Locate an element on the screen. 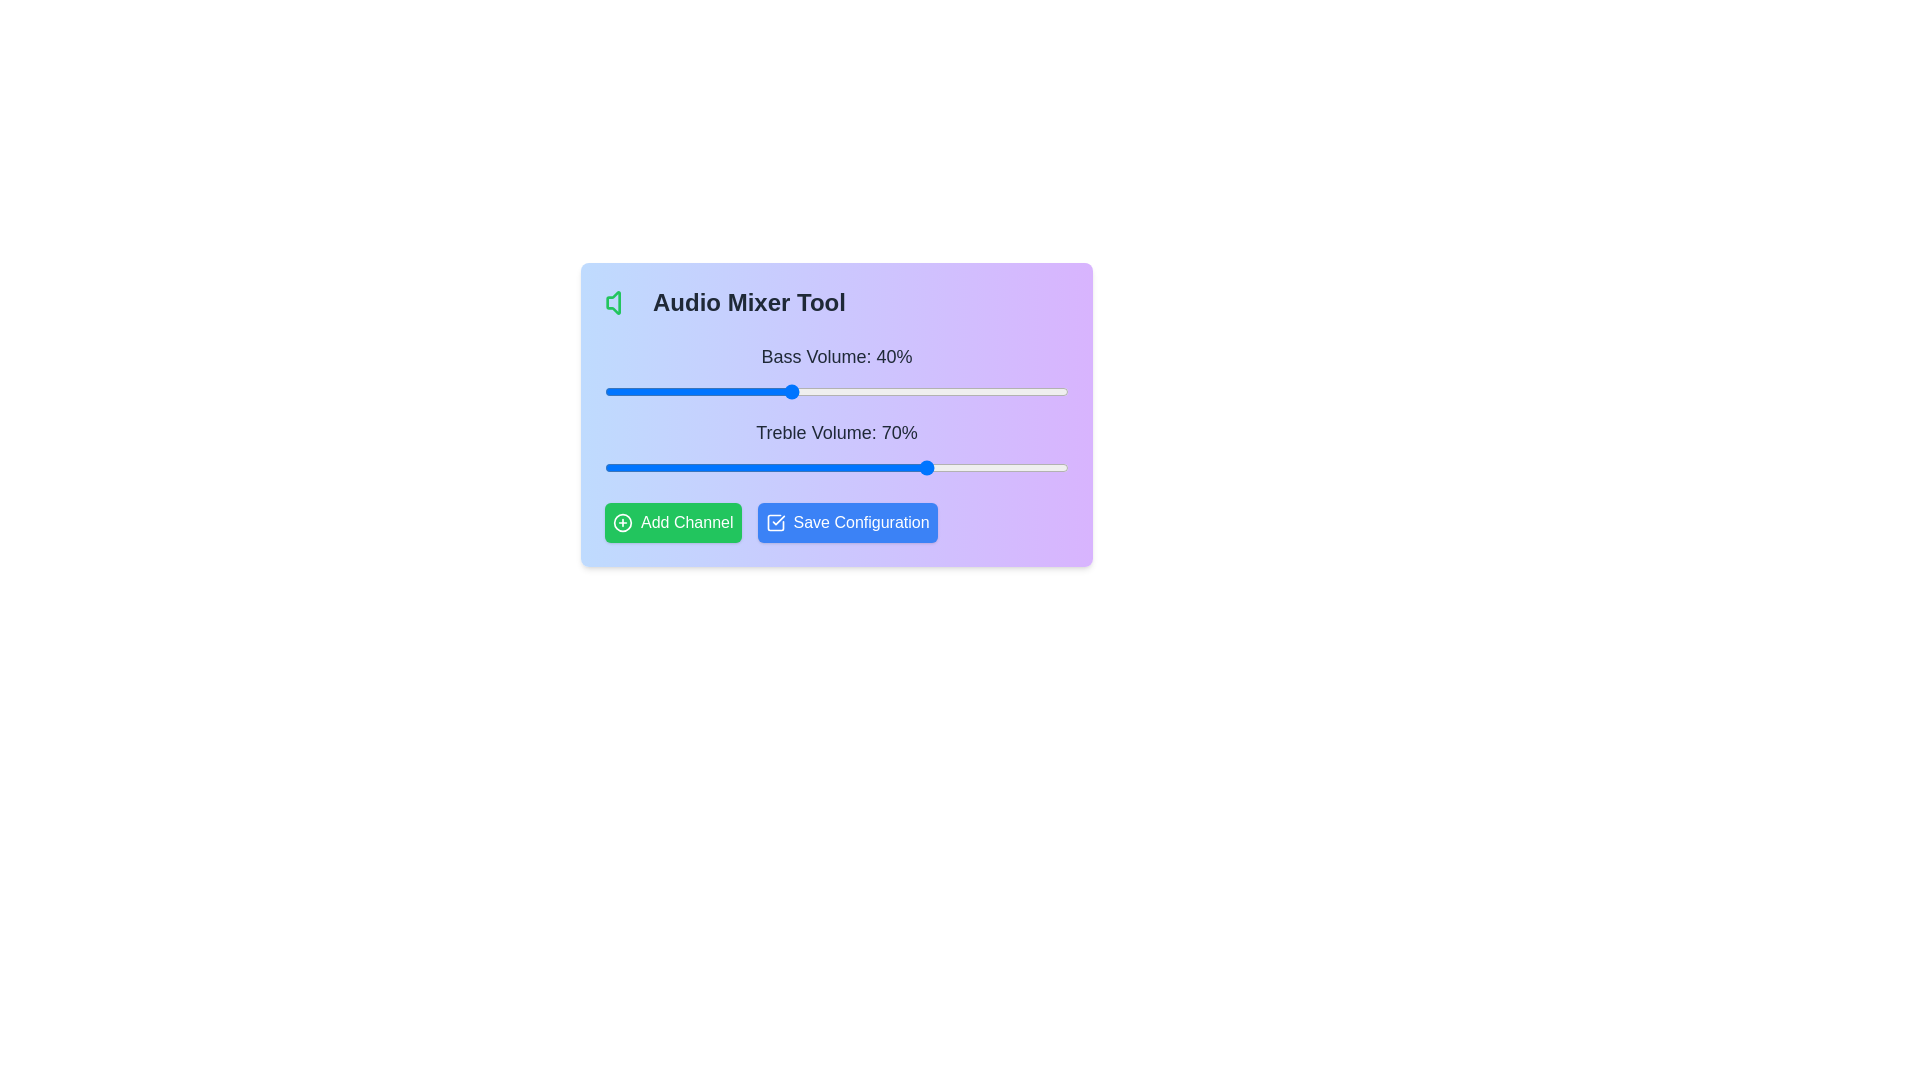  the slider is located at coordinates (994, 392).